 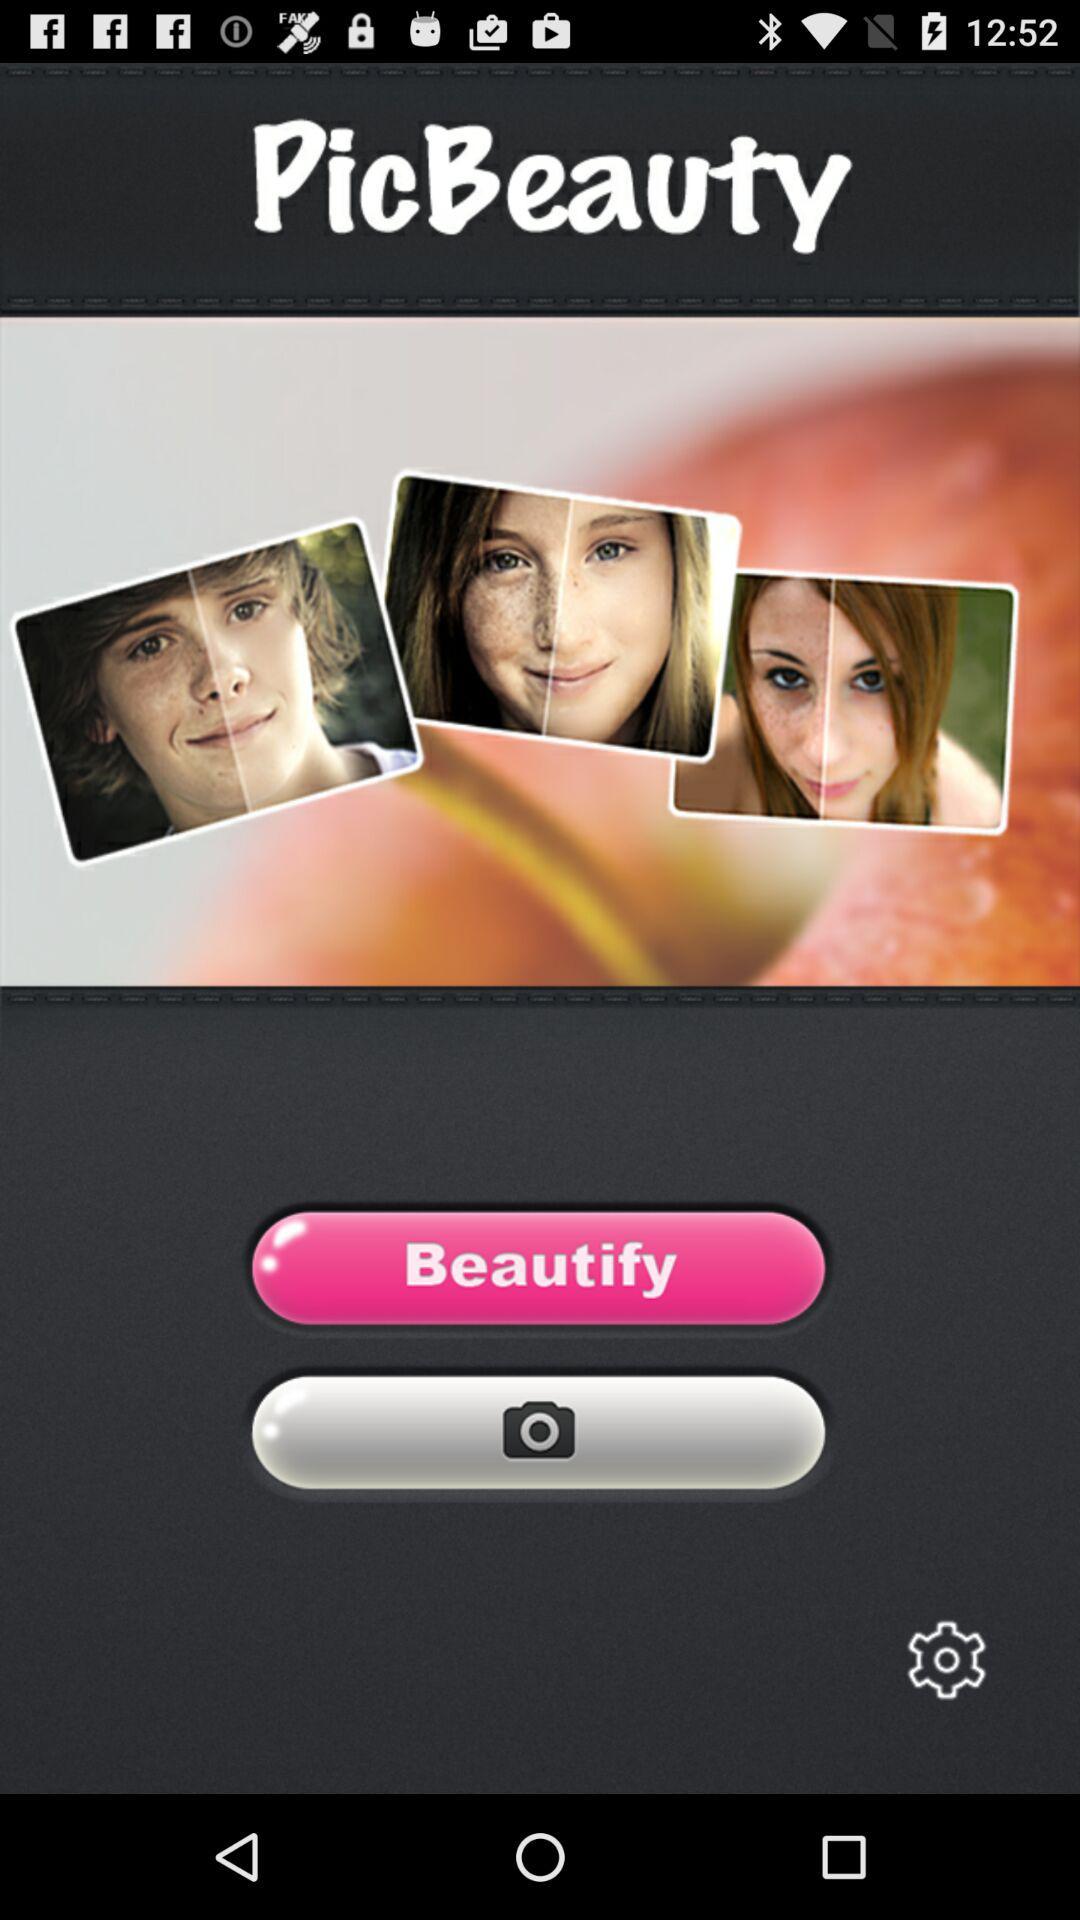 I want to click on open settings, so click(x=945, y=1660).